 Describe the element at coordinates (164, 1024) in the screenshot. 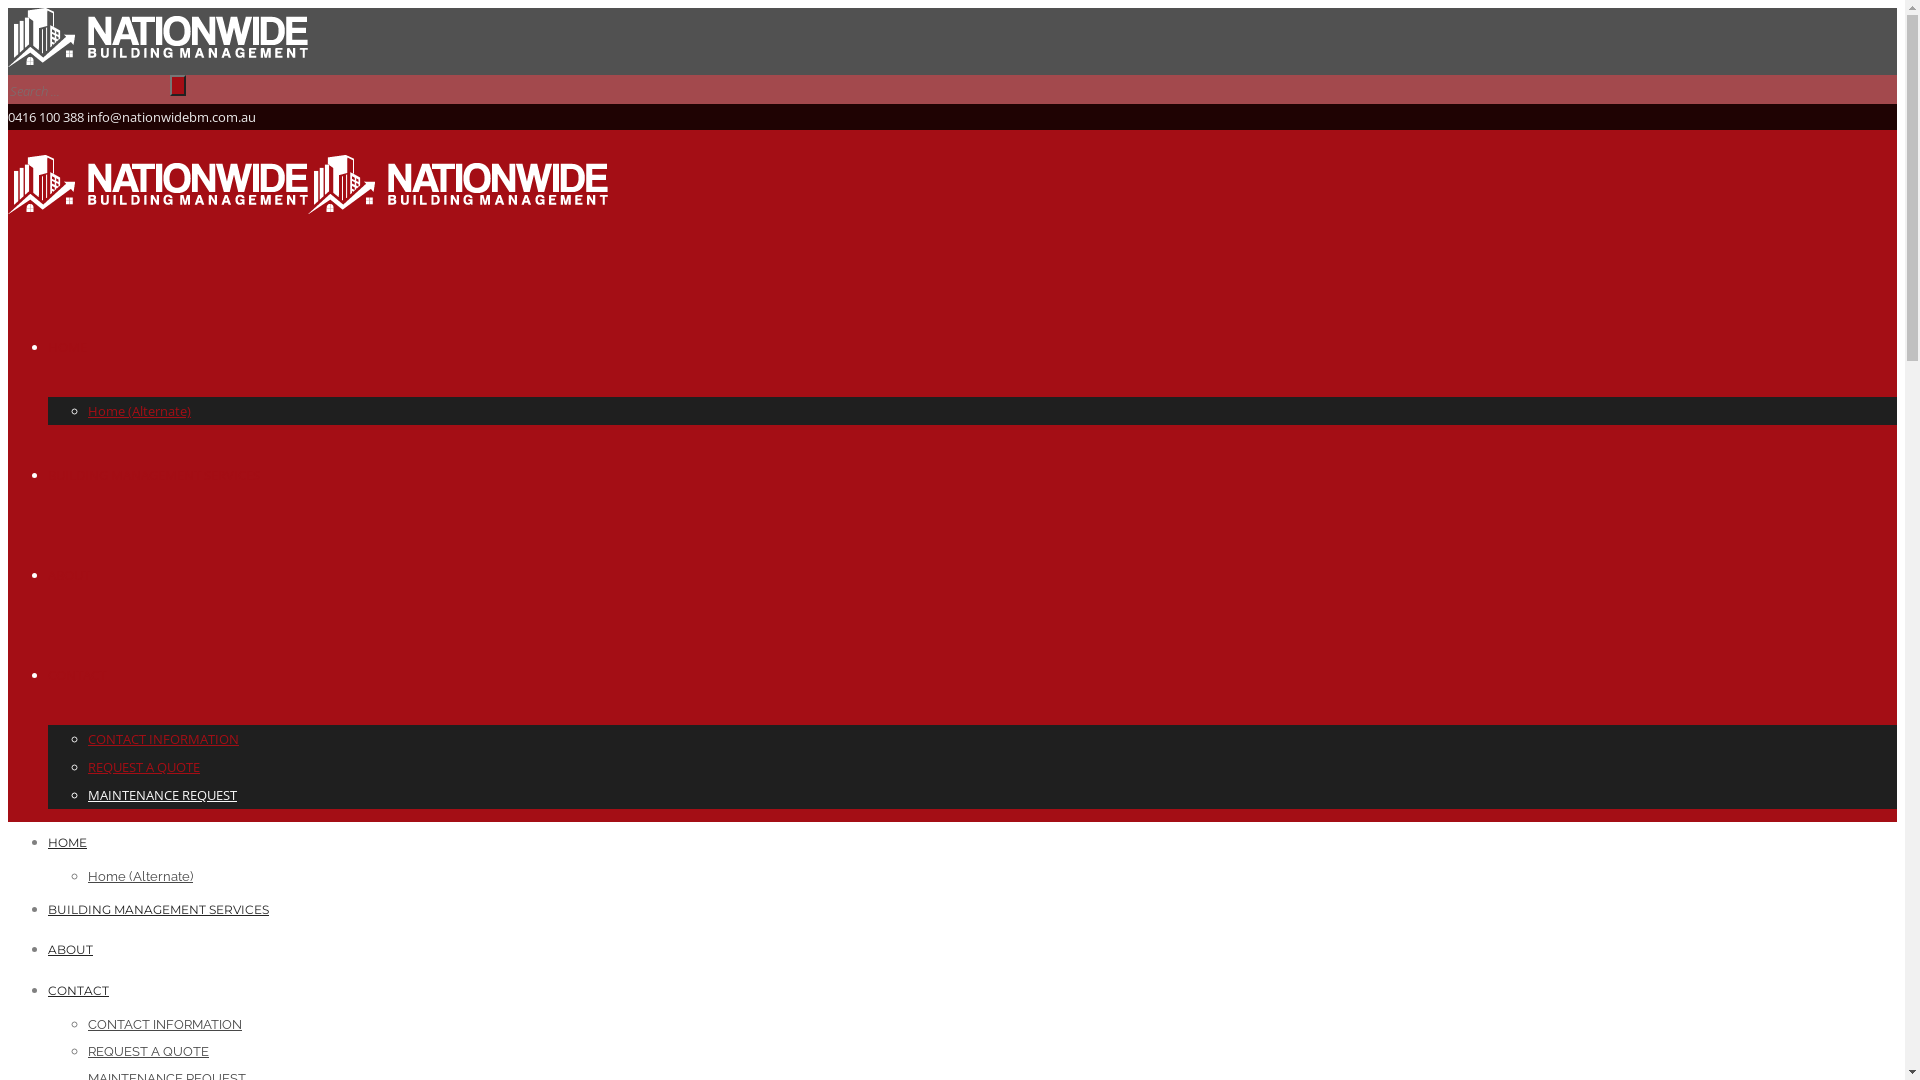

I see `'CONTACT INFORMATION'` at that location.